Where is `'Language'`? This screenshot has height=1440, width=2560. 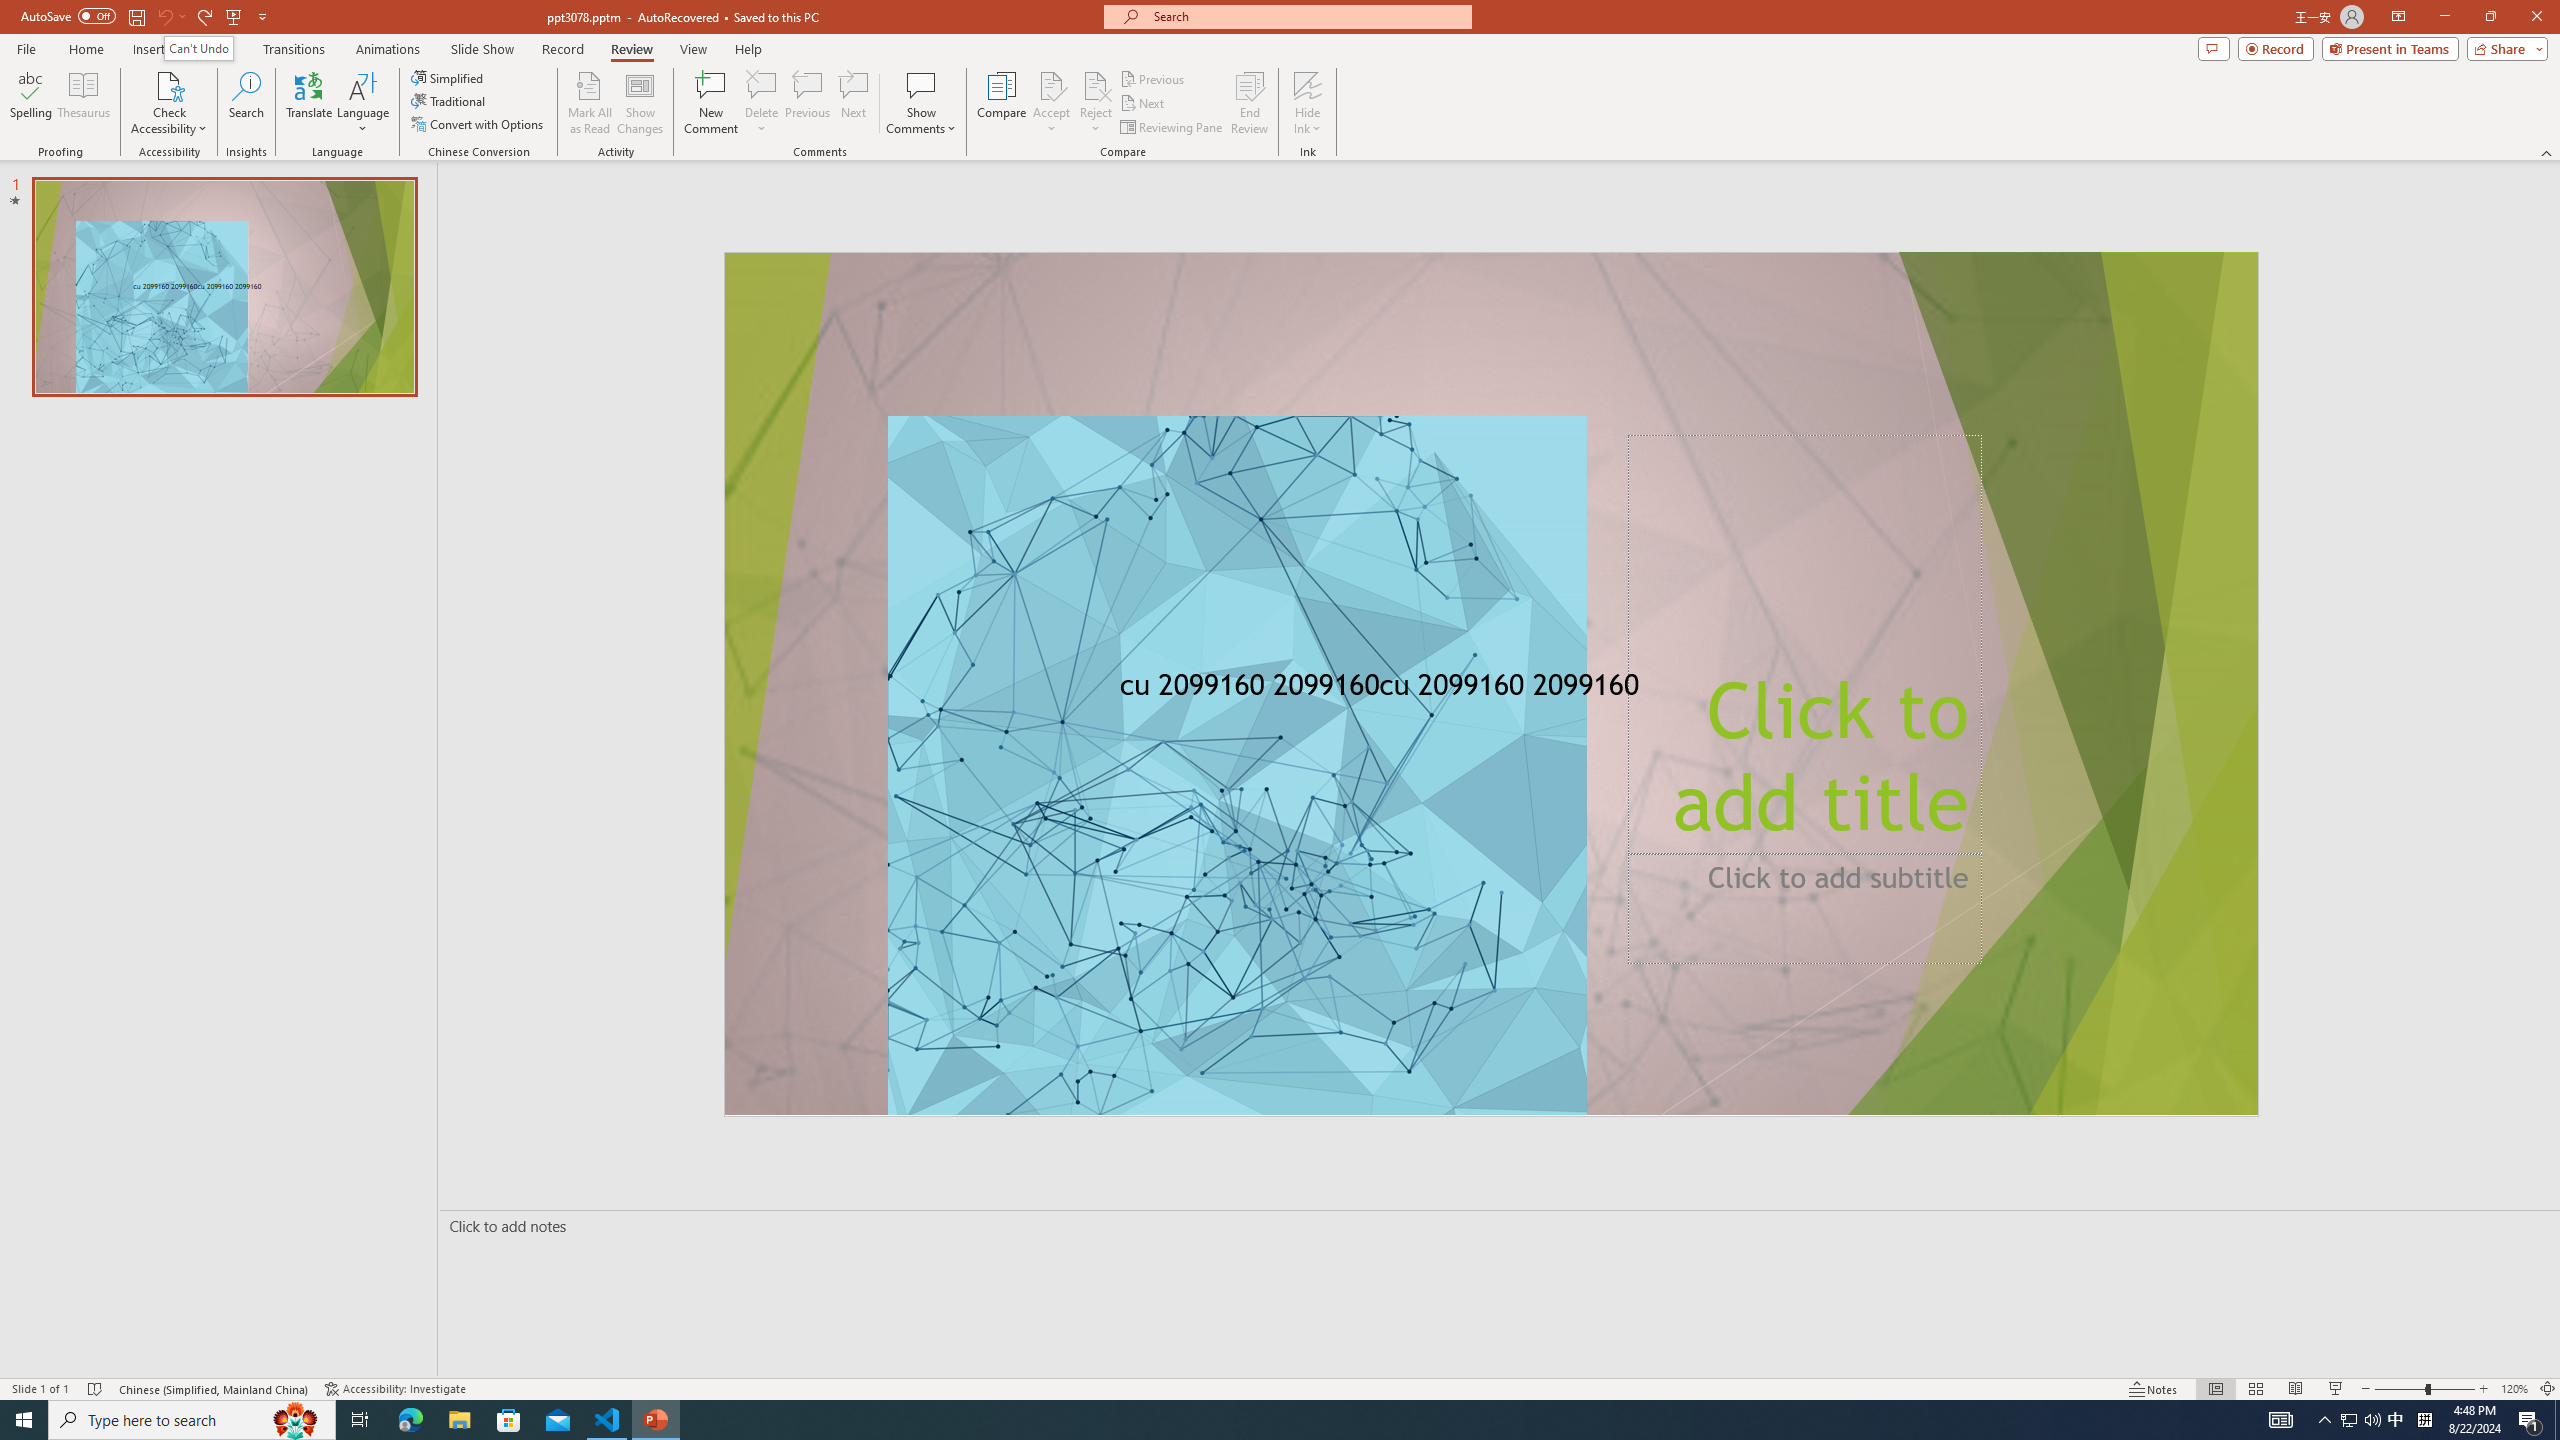
'Language' is located at coordinates (362, 103).